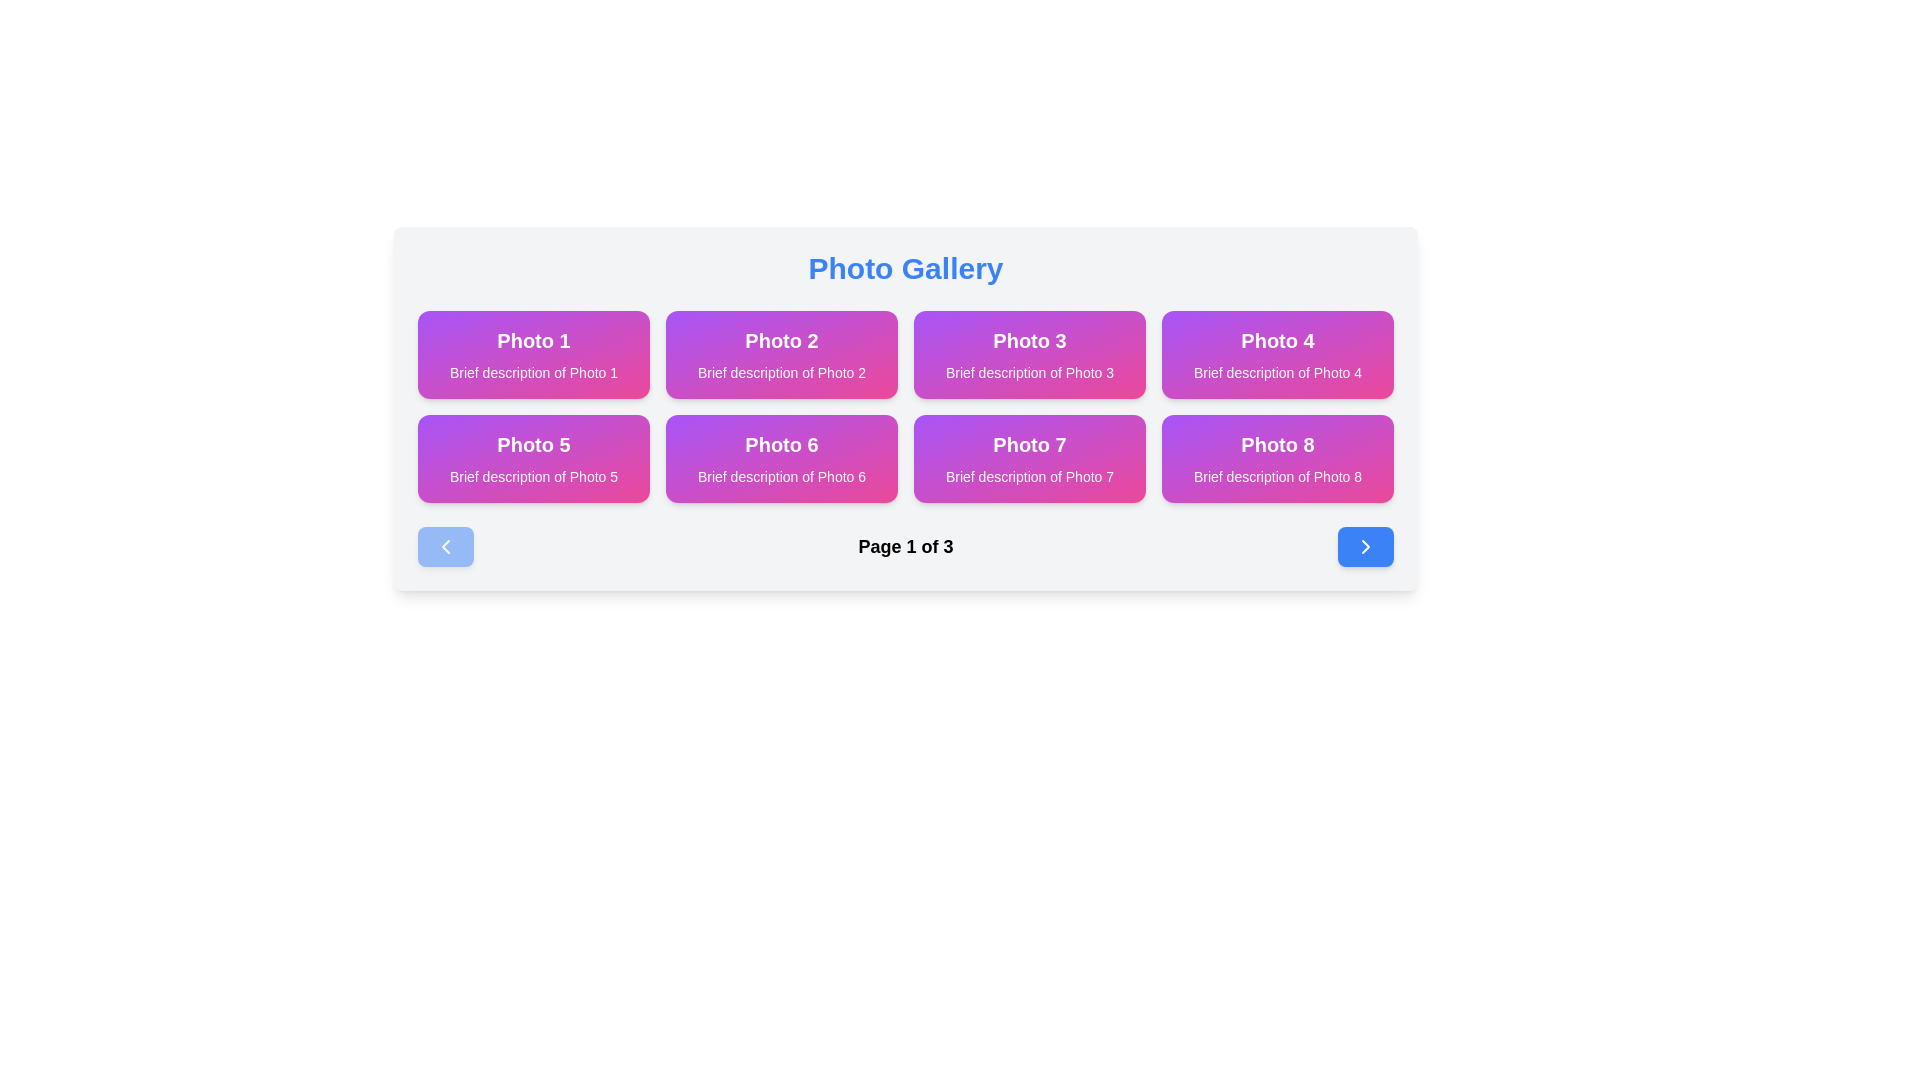  What do you see at coordinates (1030, 443) in the screenshot?
I see `the bold text label 'Photo 7' which is displayed on a purple-to-pink gradient background within a card component located in the second row, third column of the grid layout` at bounding box center [1030, 443].